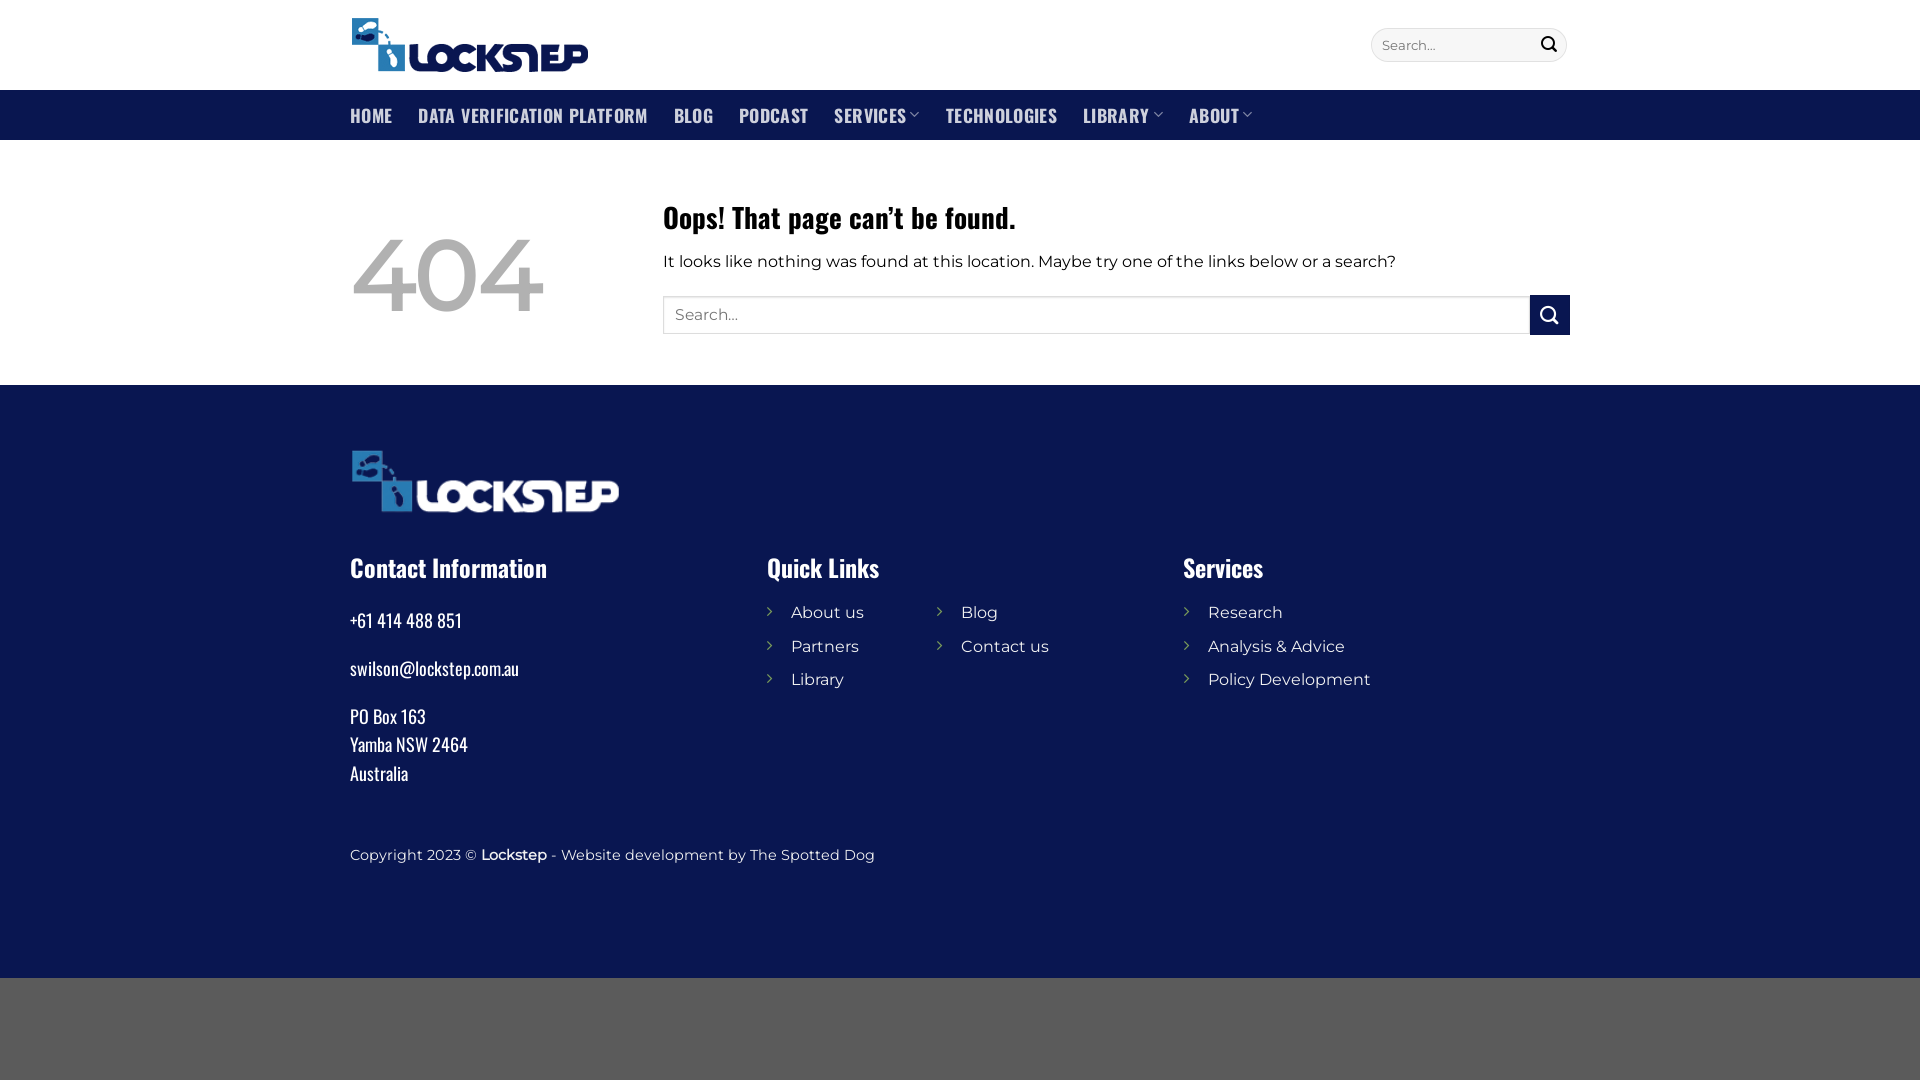  I want to click on 'SERVICES', so click(834, 114).